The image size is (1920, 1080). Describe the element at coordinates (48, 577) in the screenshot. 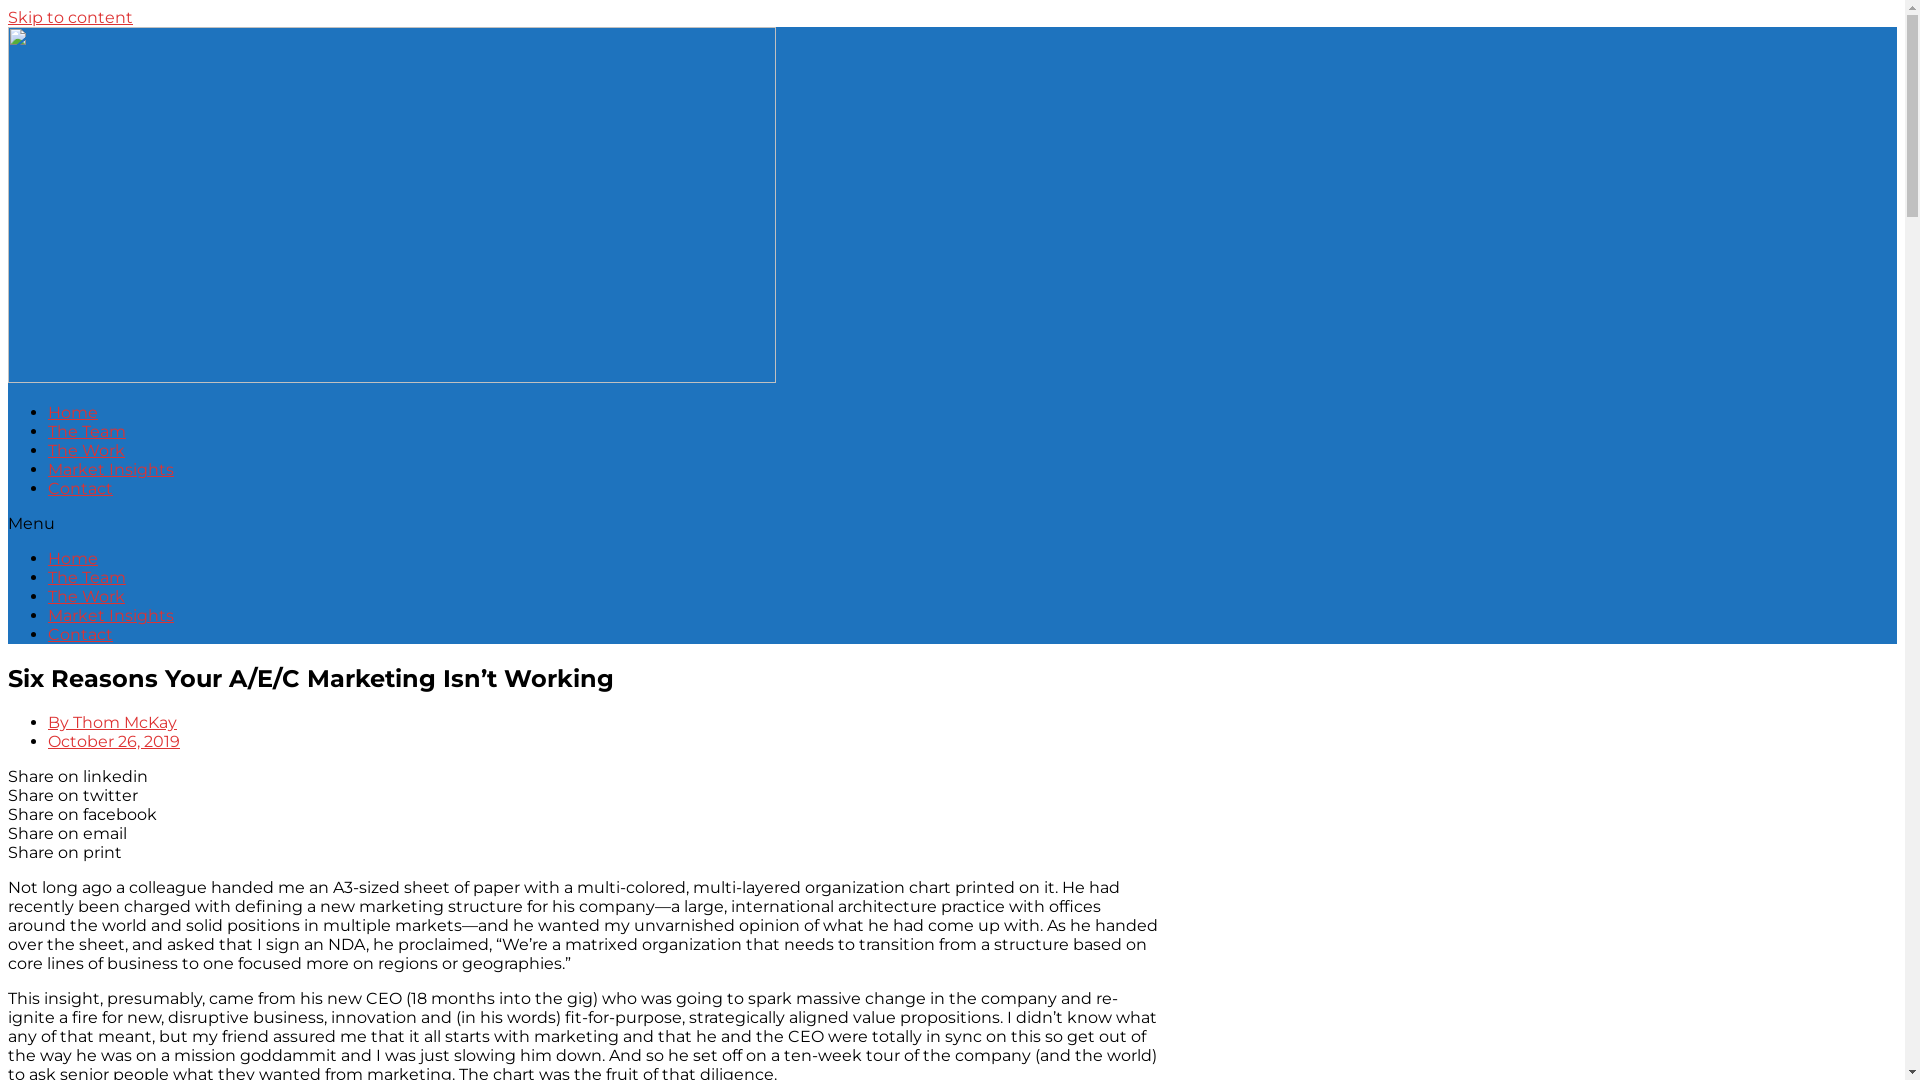

I see `'The Team'` at that location.